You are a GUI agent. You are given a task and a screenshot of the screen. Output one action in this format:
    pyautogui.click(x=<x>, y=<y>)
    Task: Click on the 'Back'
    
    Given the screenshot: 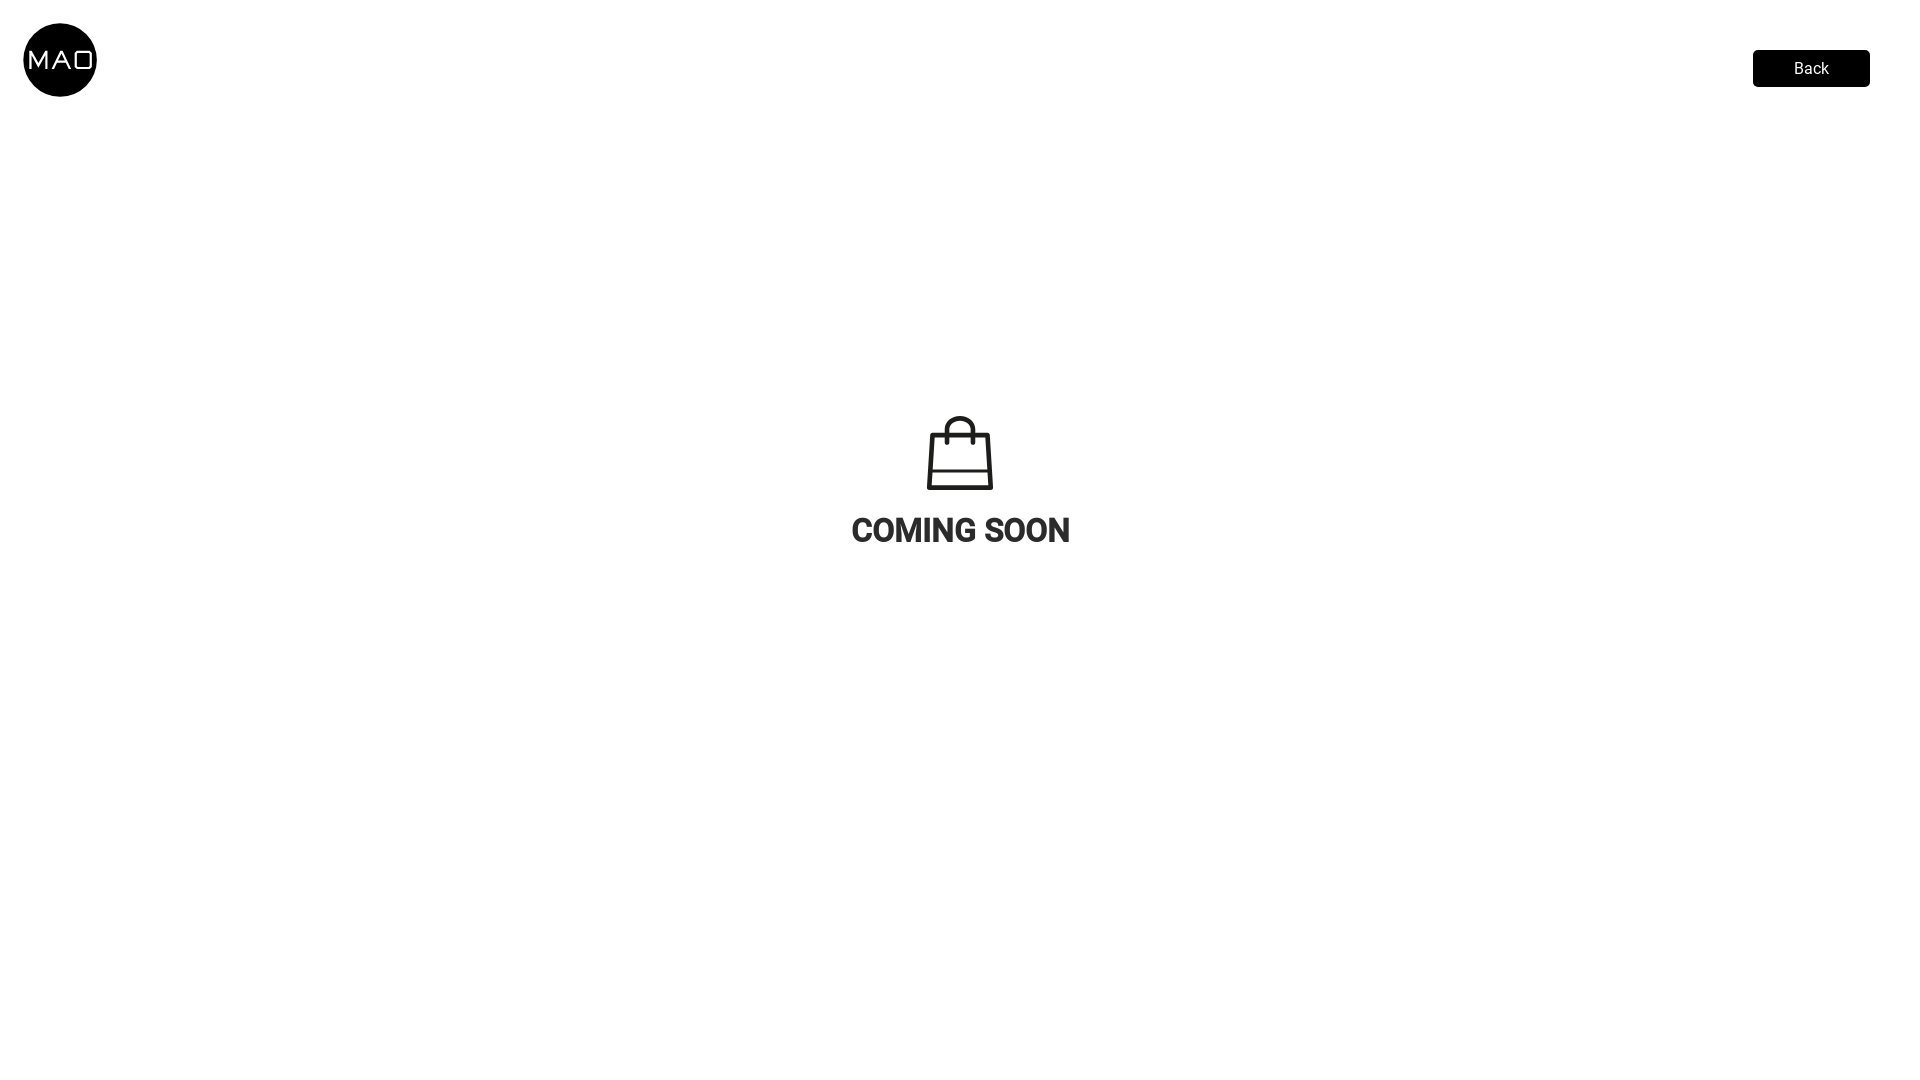 What is the action you would take?
    pyautogui.click(x=1751, y=67)
    